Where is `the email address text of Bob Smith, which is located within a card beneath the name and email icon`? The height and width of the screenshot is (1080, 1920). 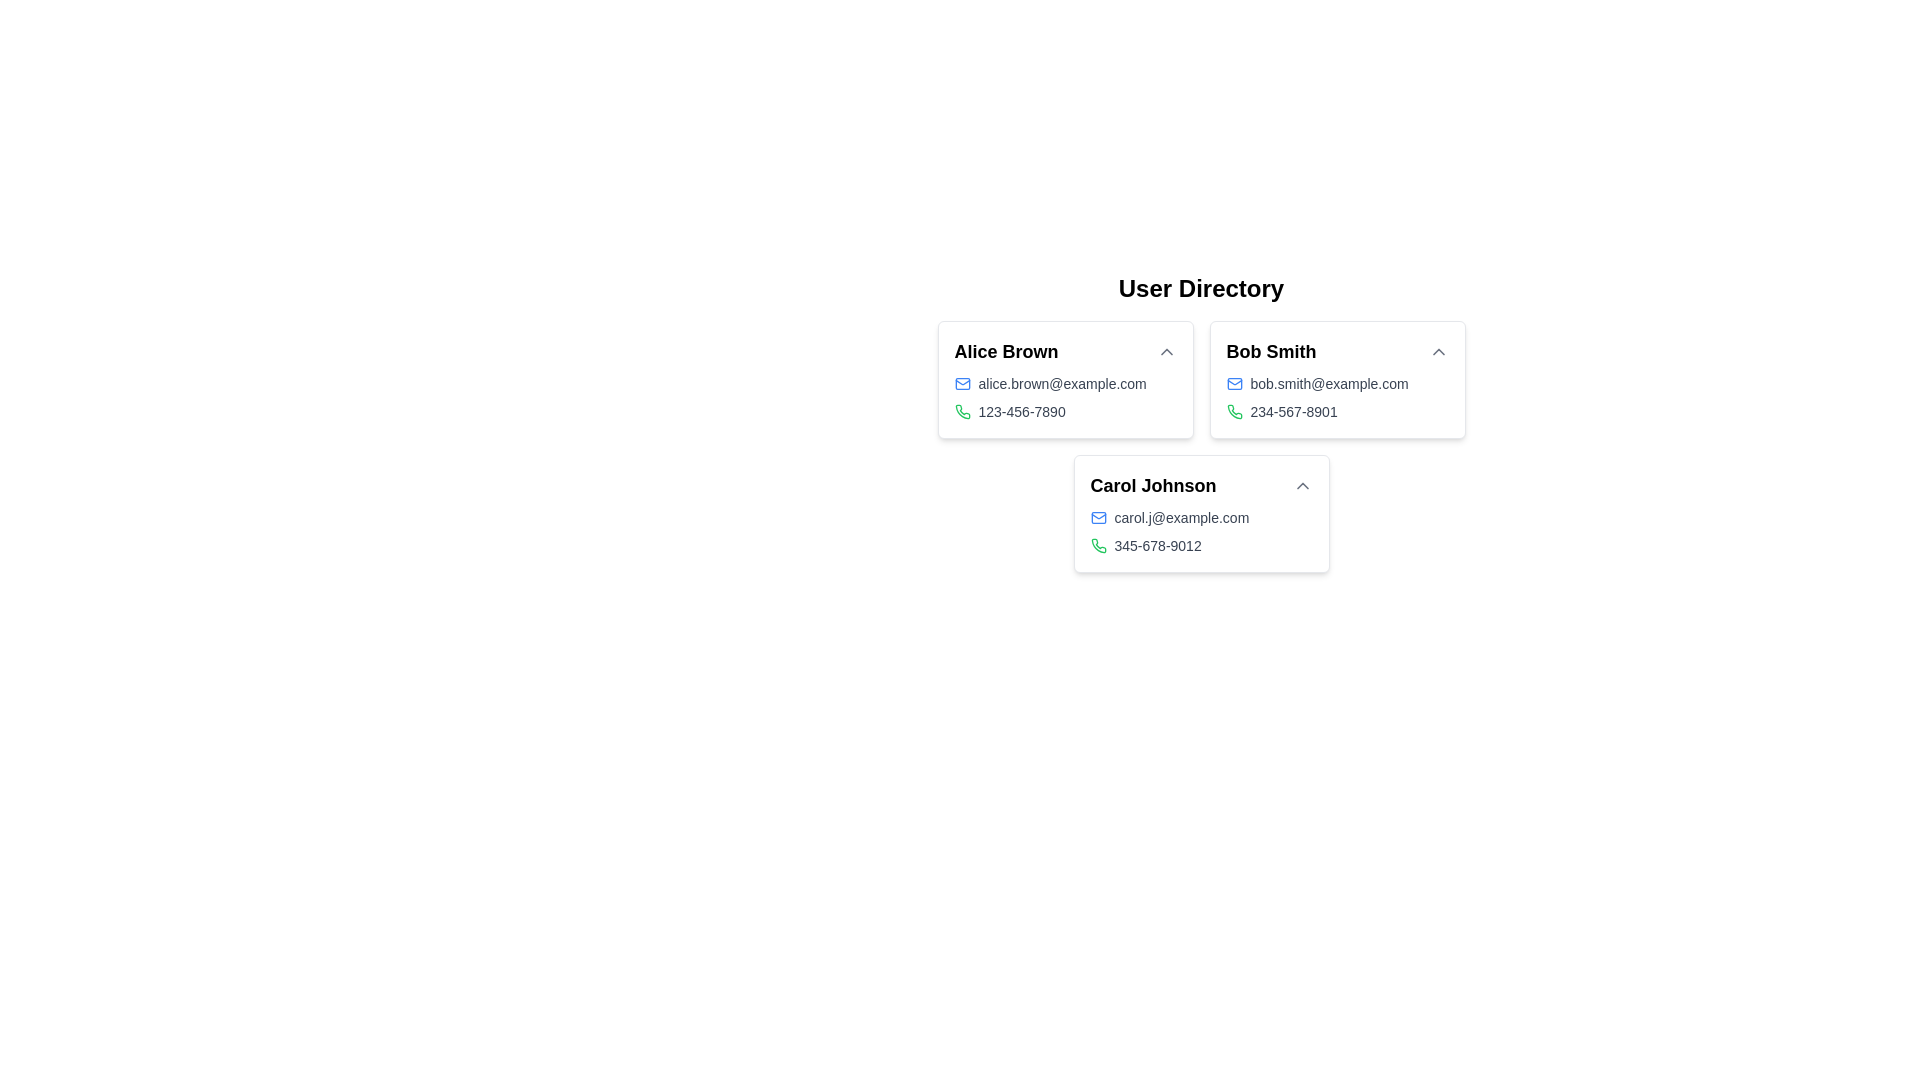
the email address text of Bob Smith, which is located within a card beneath the name and email icon is located at coordinates (1329, 384).